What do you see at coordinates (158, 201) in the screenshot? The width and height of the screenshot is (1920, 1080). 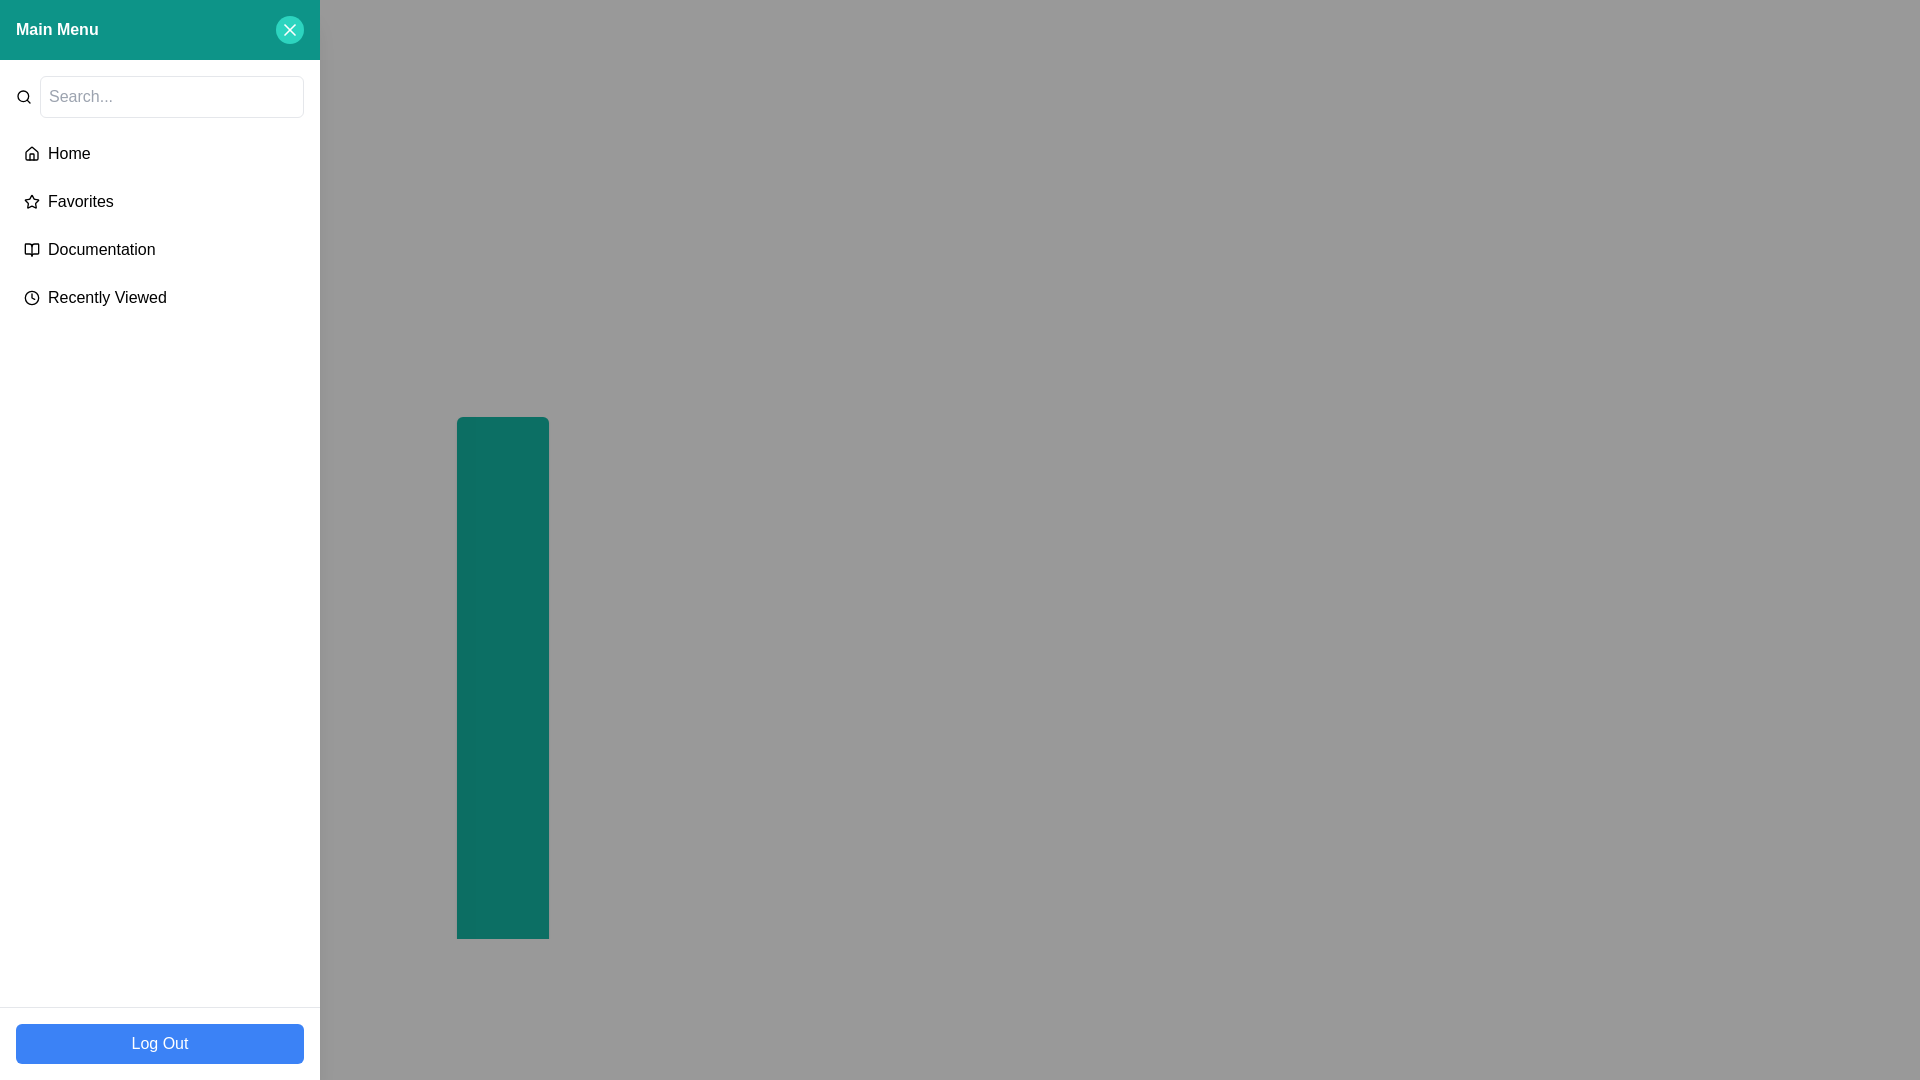 I see `the 'Favorites' button located between the 'Home' option and 'Documentation' in the main menu` at bounding box center [158, 201].